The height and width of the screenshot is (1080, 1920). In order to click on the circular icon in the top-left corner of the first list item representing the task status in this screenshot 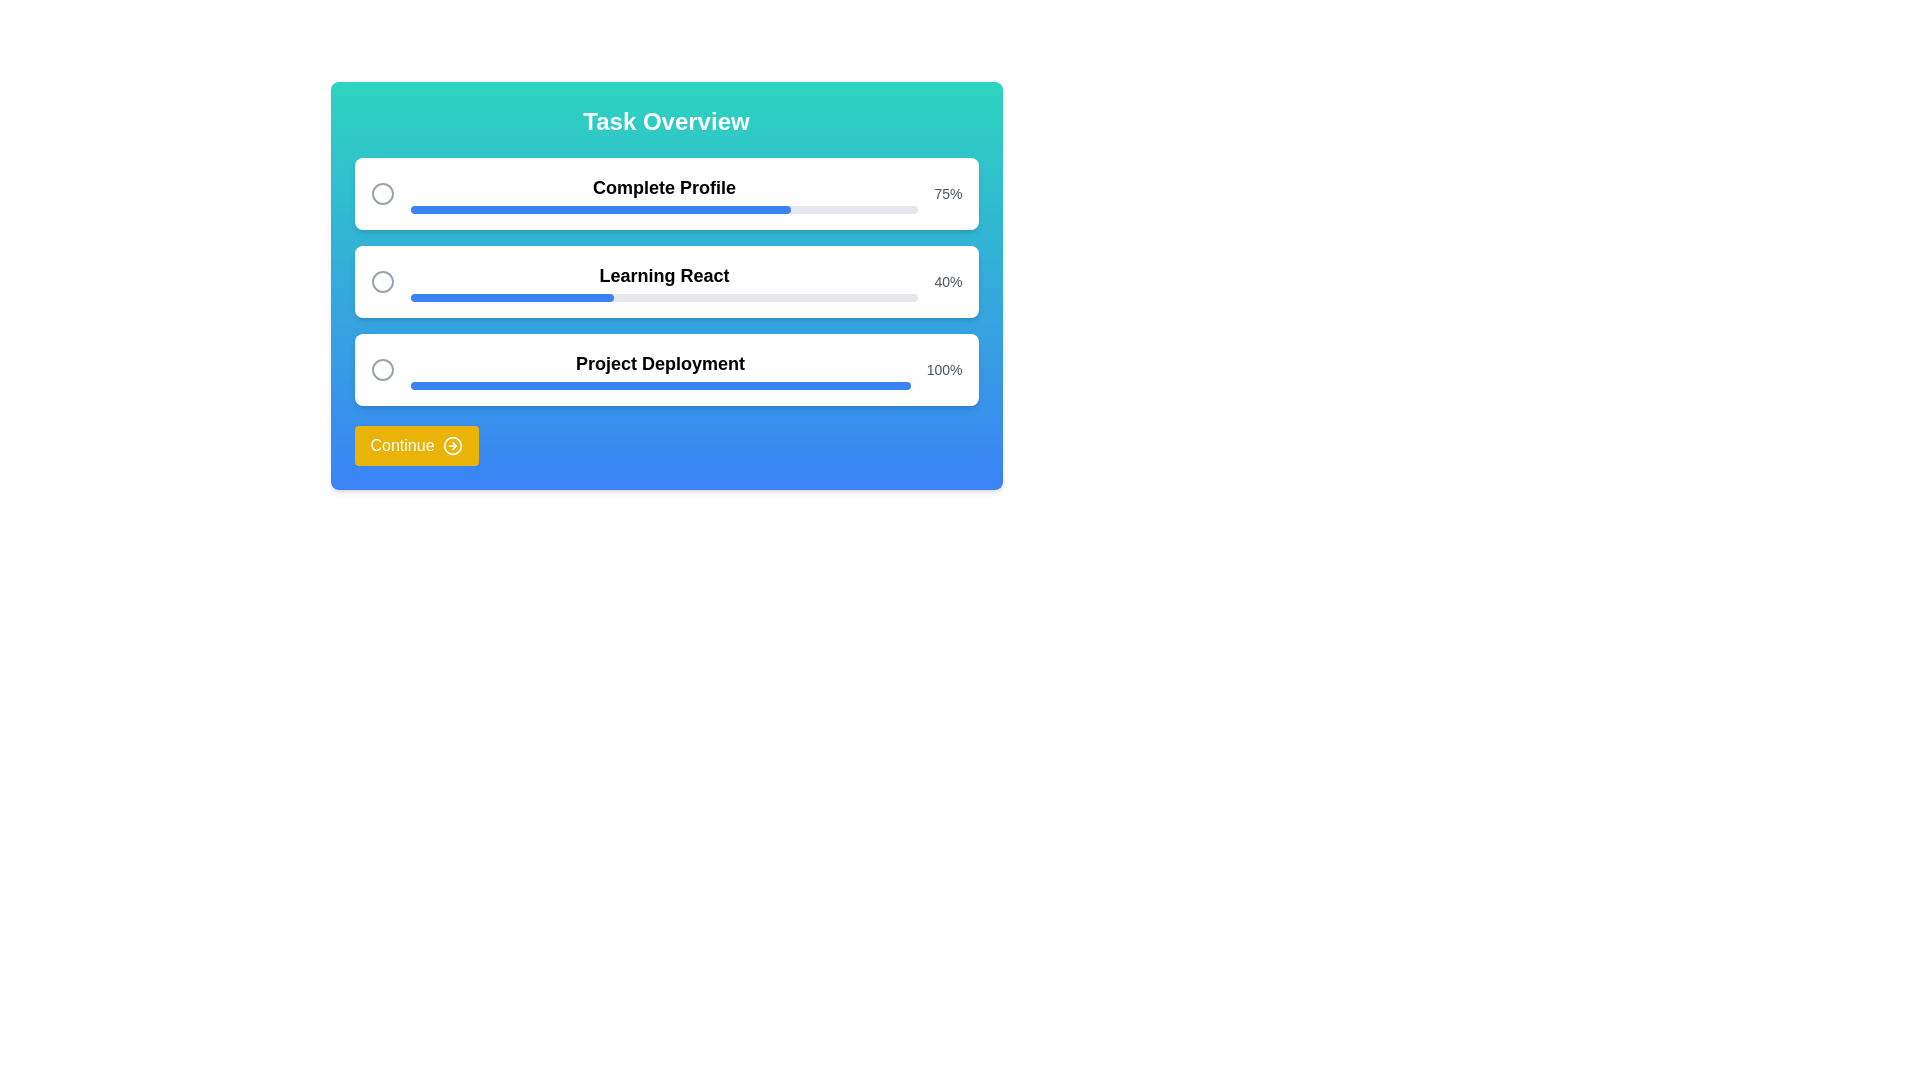, I will do `click(382, 193)`.